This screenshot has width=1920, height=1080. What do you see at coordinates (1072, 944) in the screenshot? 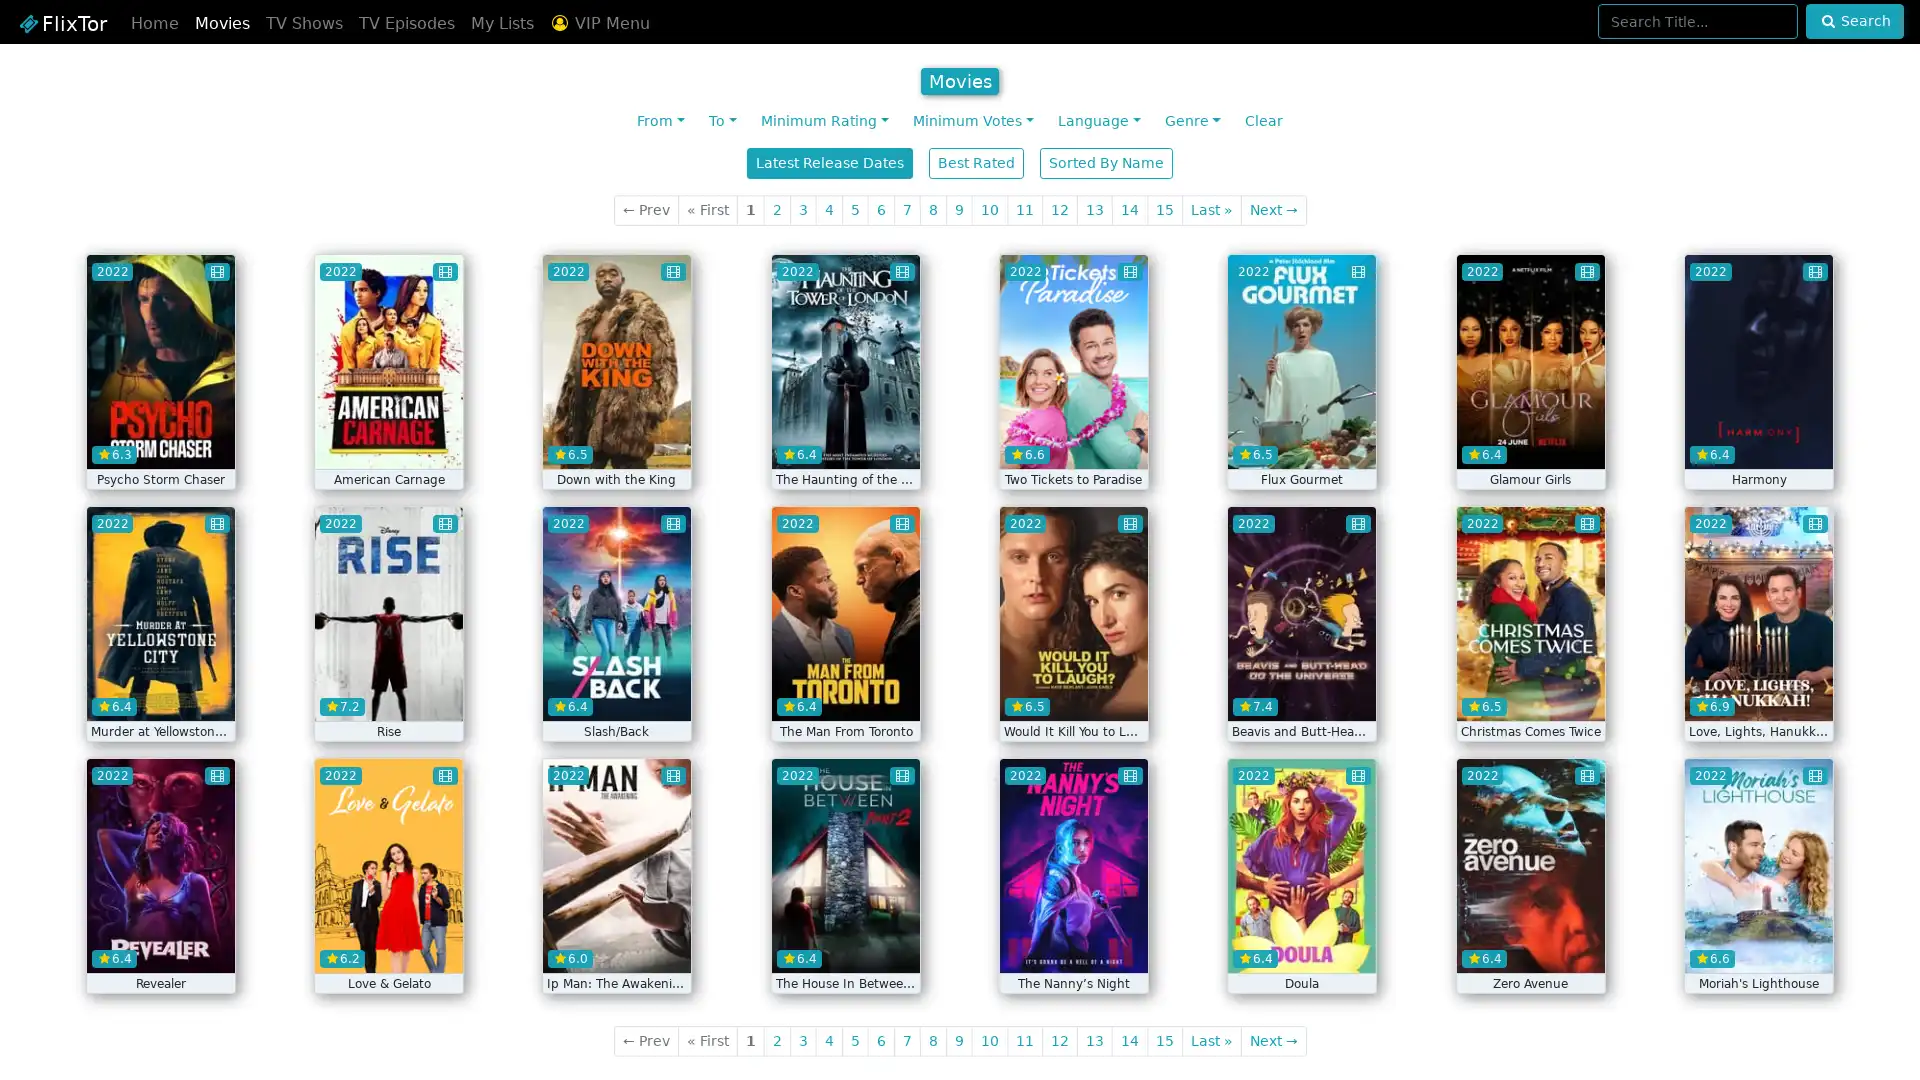
I see `Watch Now` at bounding box center [1072, 944].